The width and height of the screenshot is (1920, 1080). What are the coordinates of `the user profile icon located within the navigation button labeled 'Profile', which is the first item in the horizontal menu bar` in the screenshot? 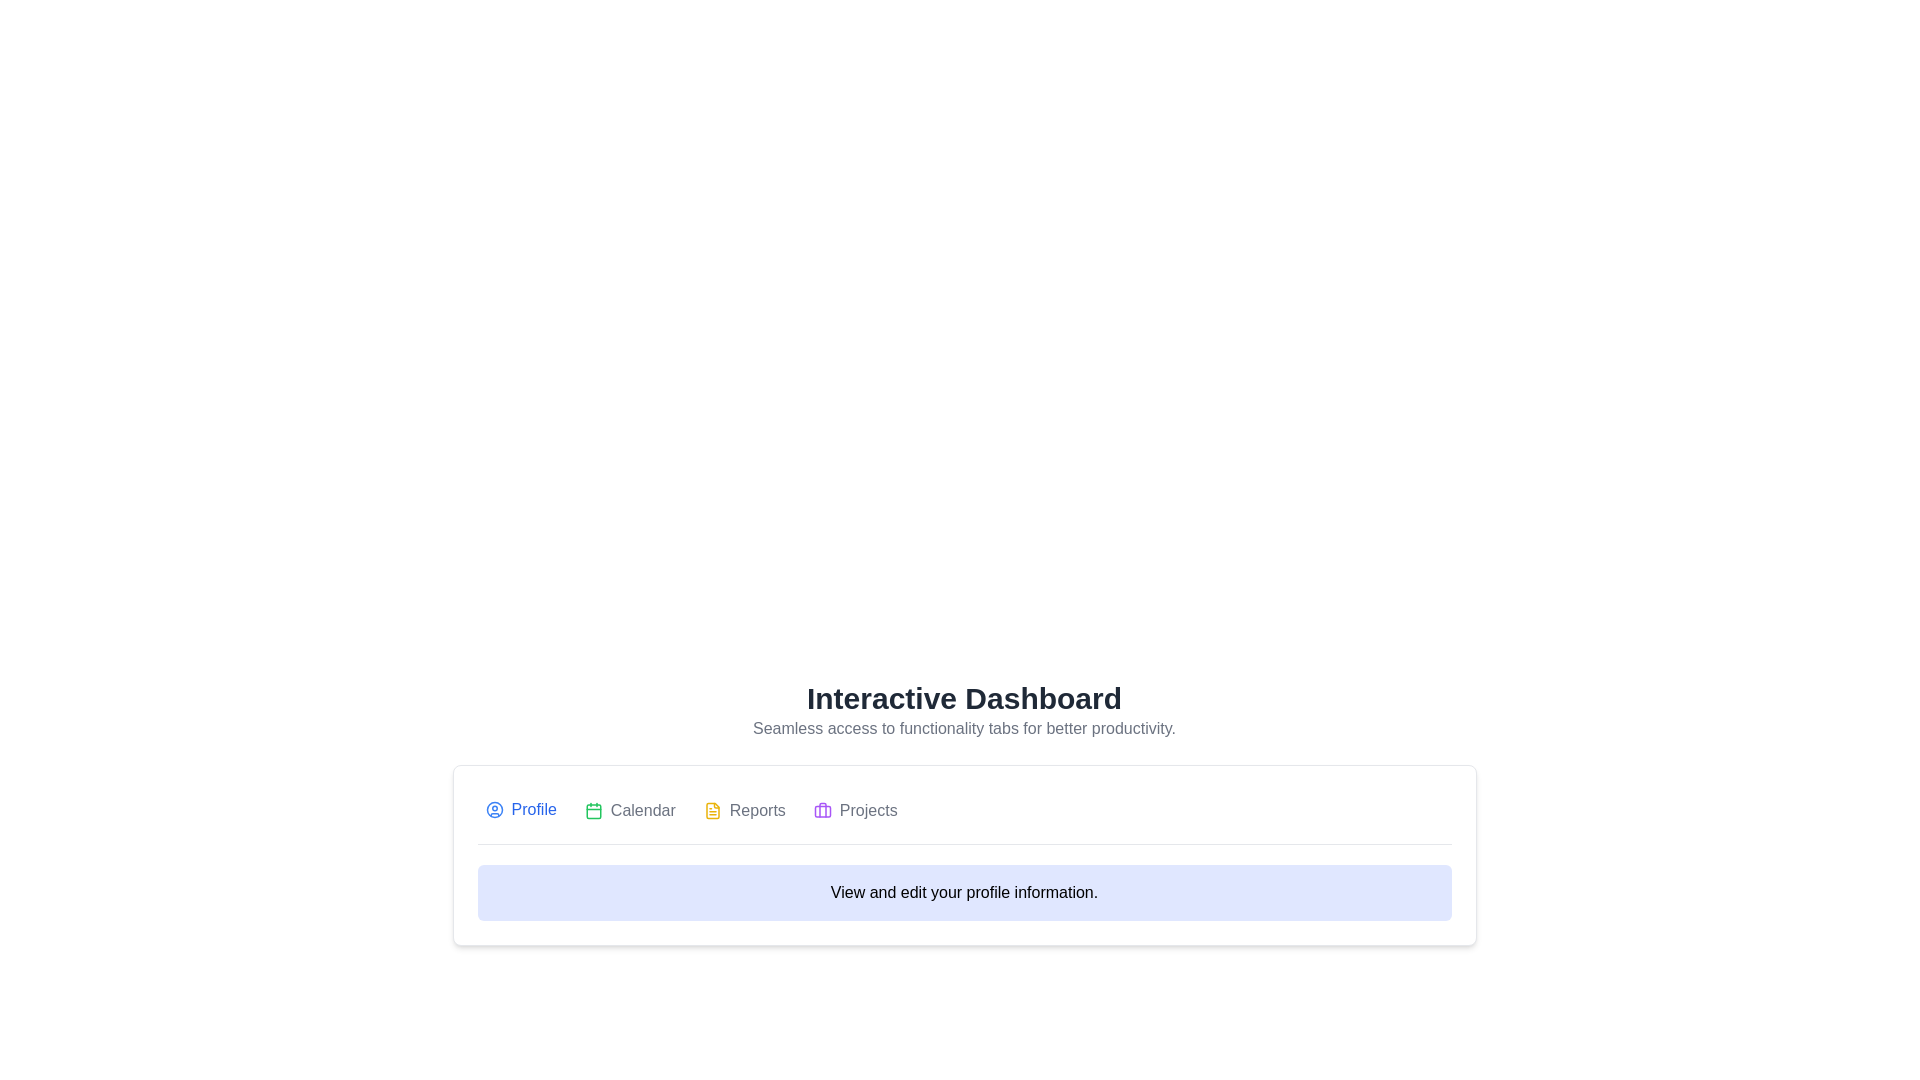 It's located at (494, 810).